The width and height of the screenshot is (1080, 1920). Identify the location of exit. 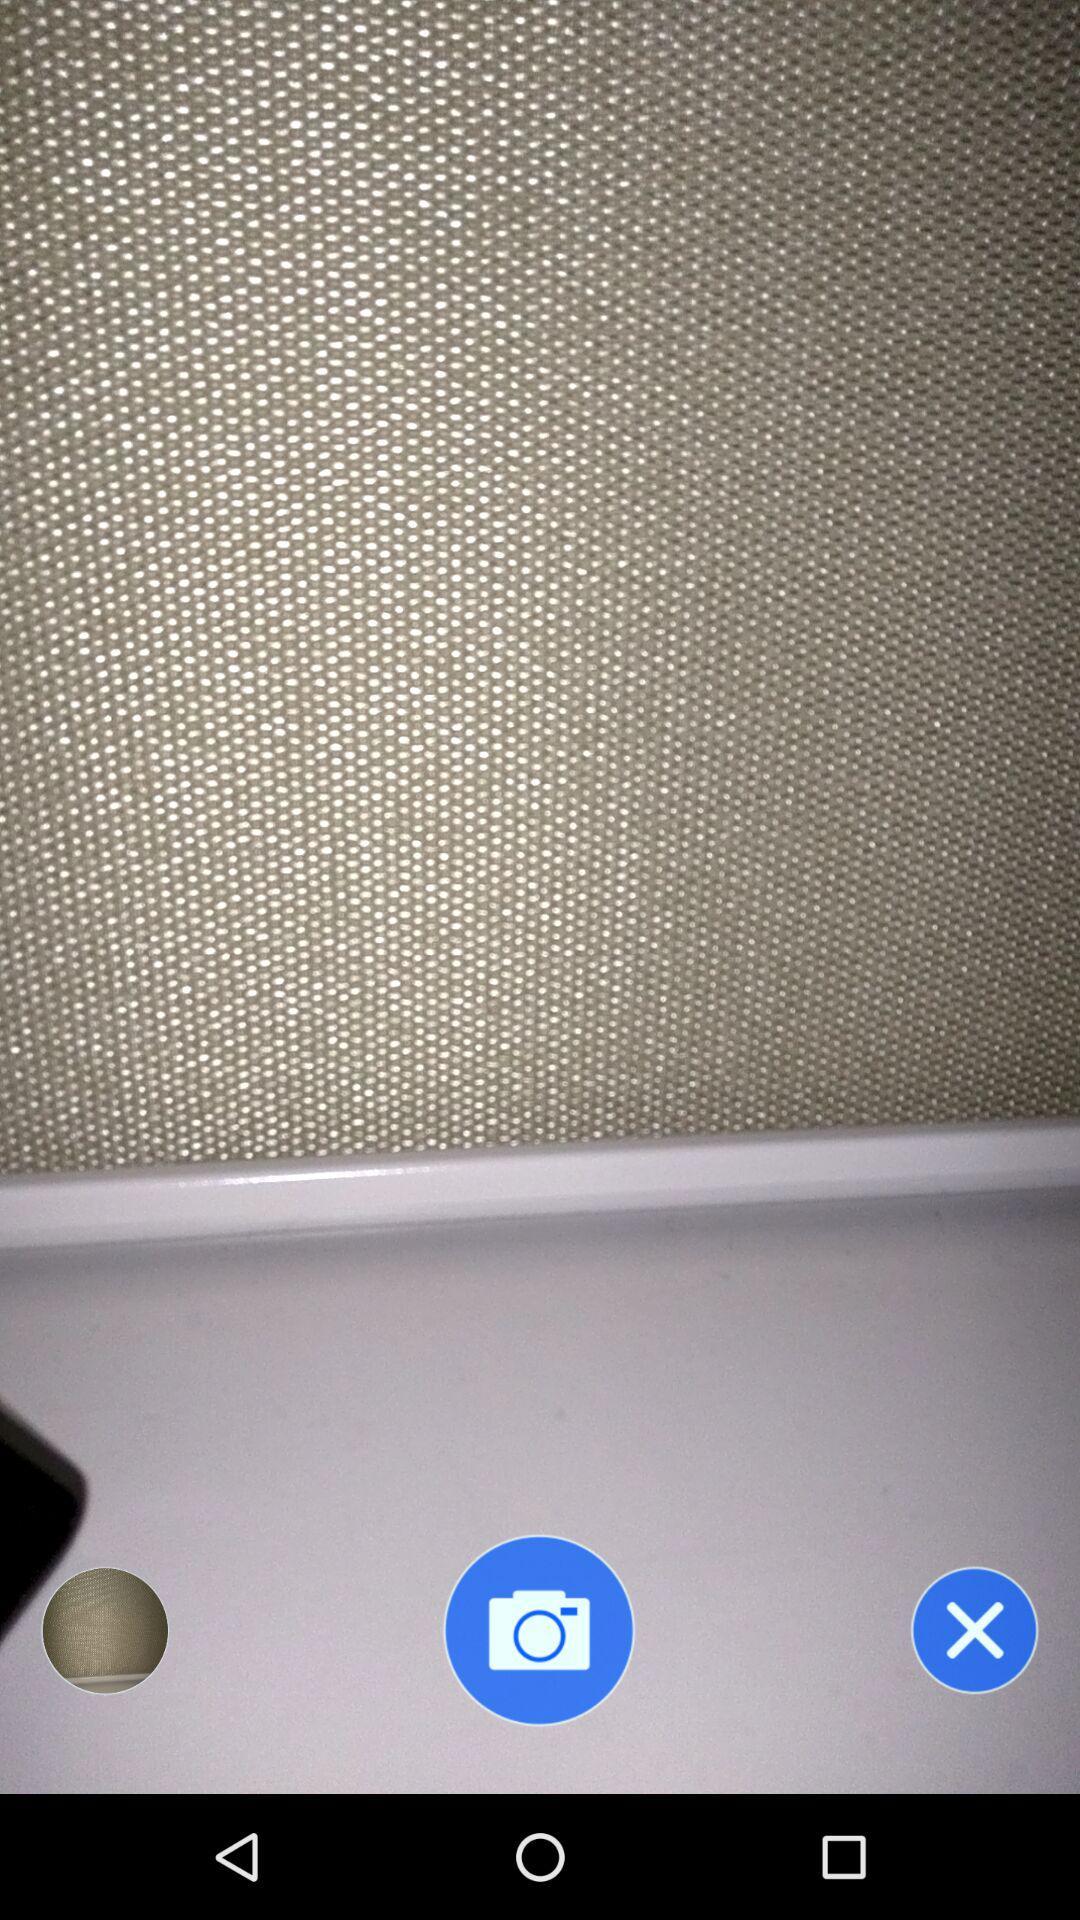
(973, 1630).